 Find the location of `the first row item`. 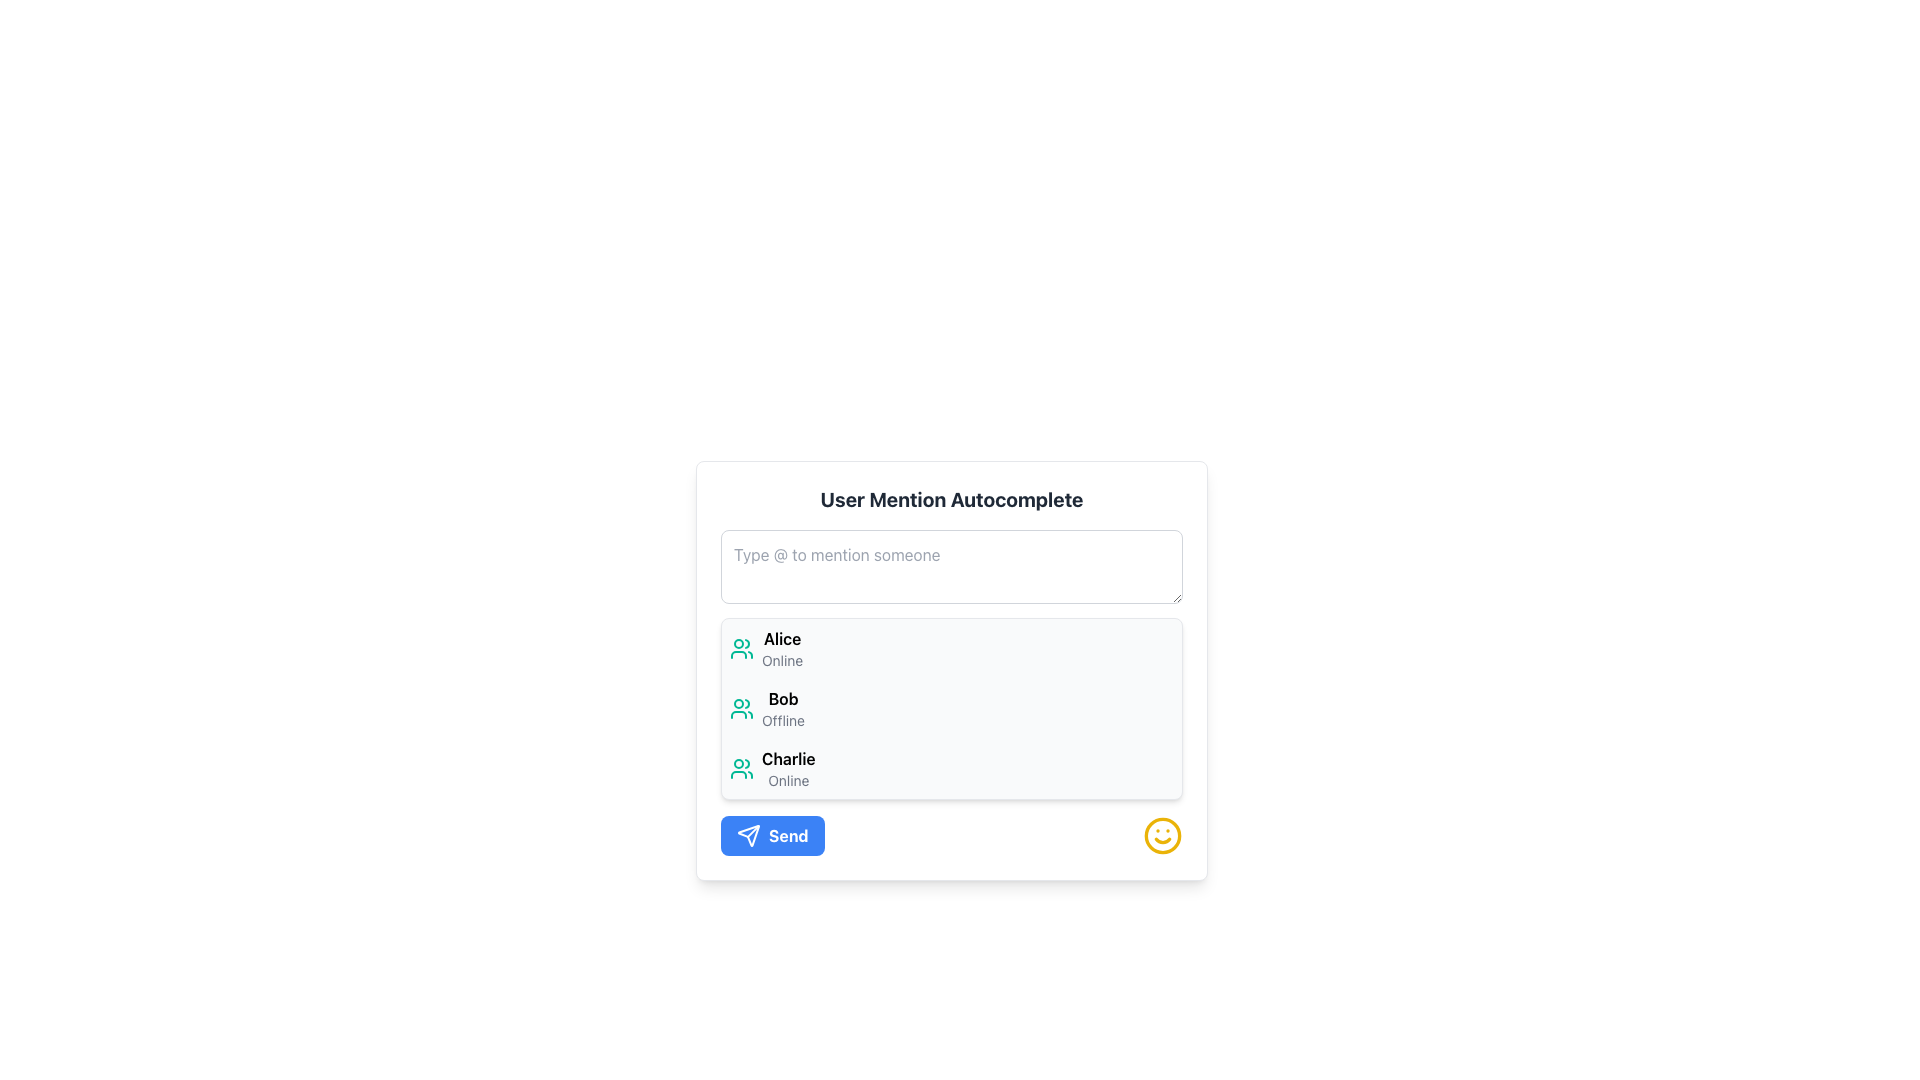

the first row item is located at coordinates (950, 648).